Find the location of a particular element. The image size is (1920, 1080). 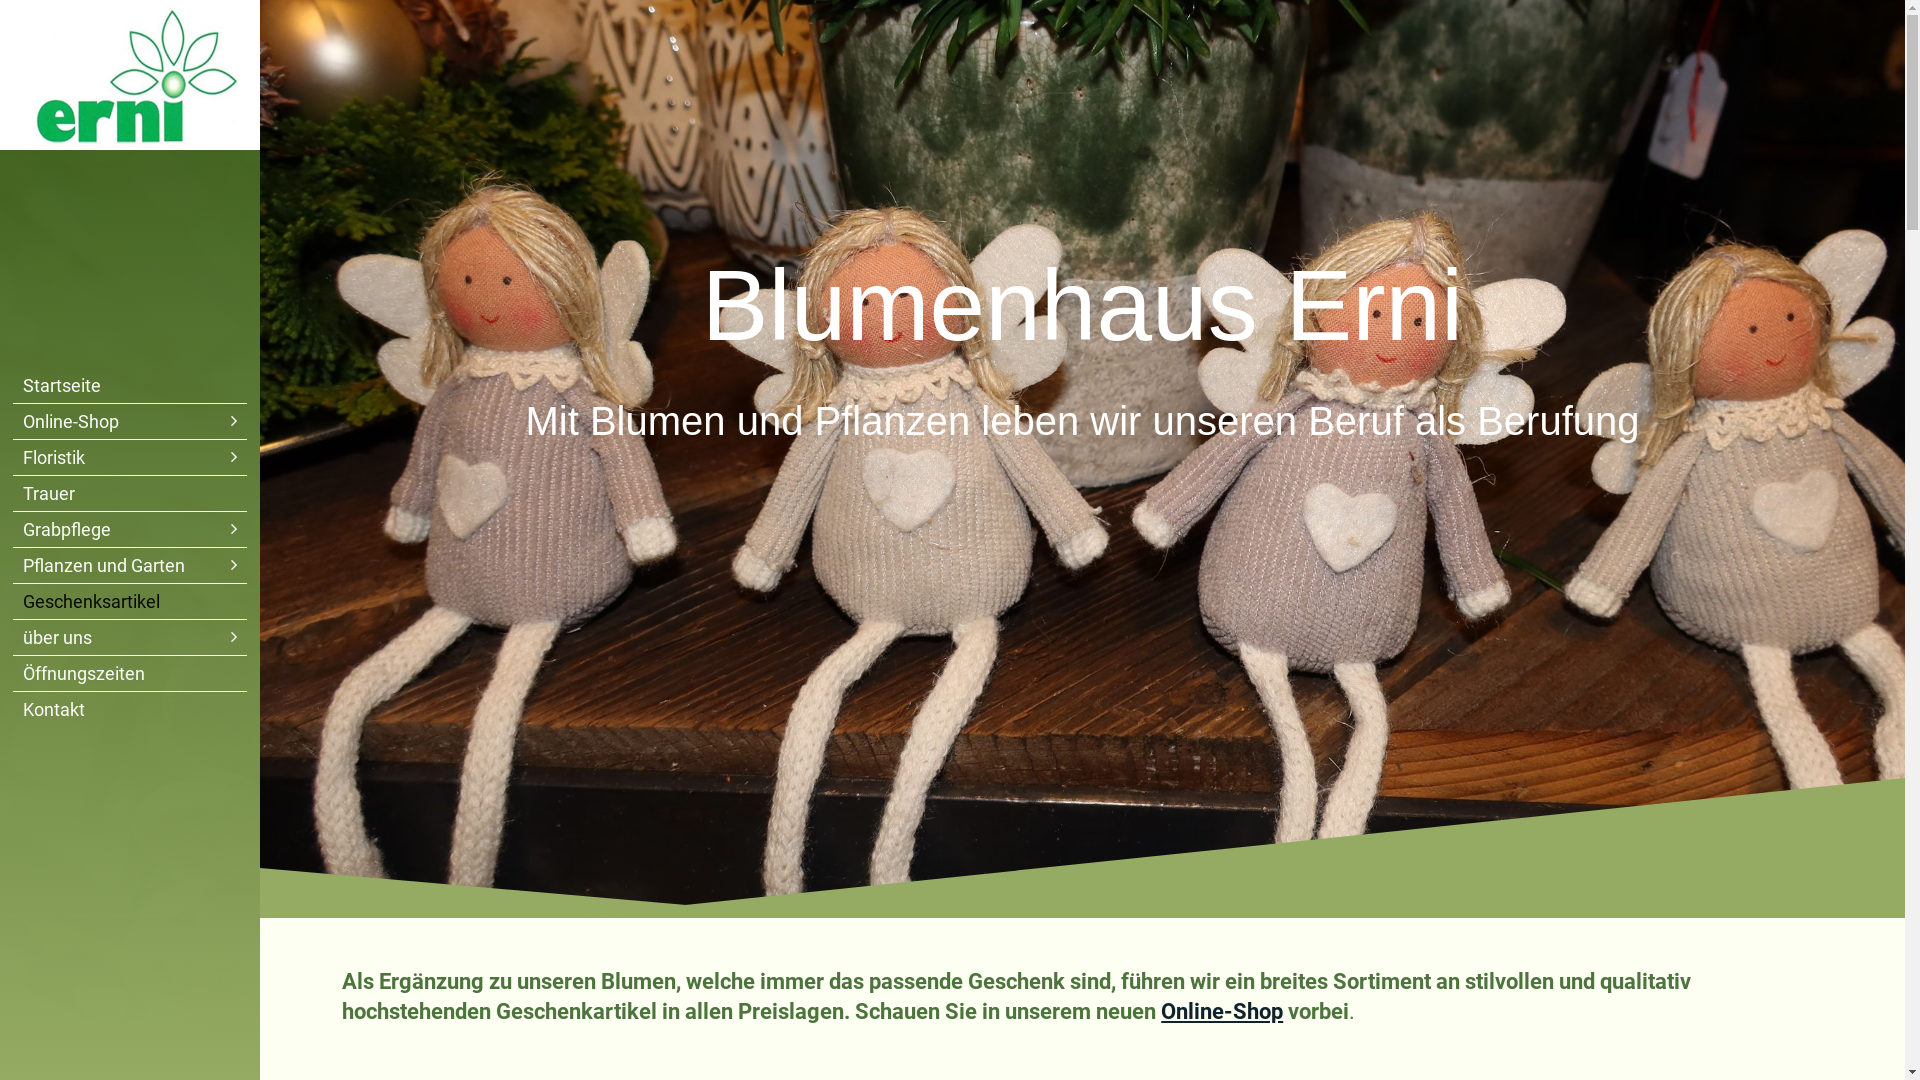

'Startseite' is located at coordinates (128, 385).